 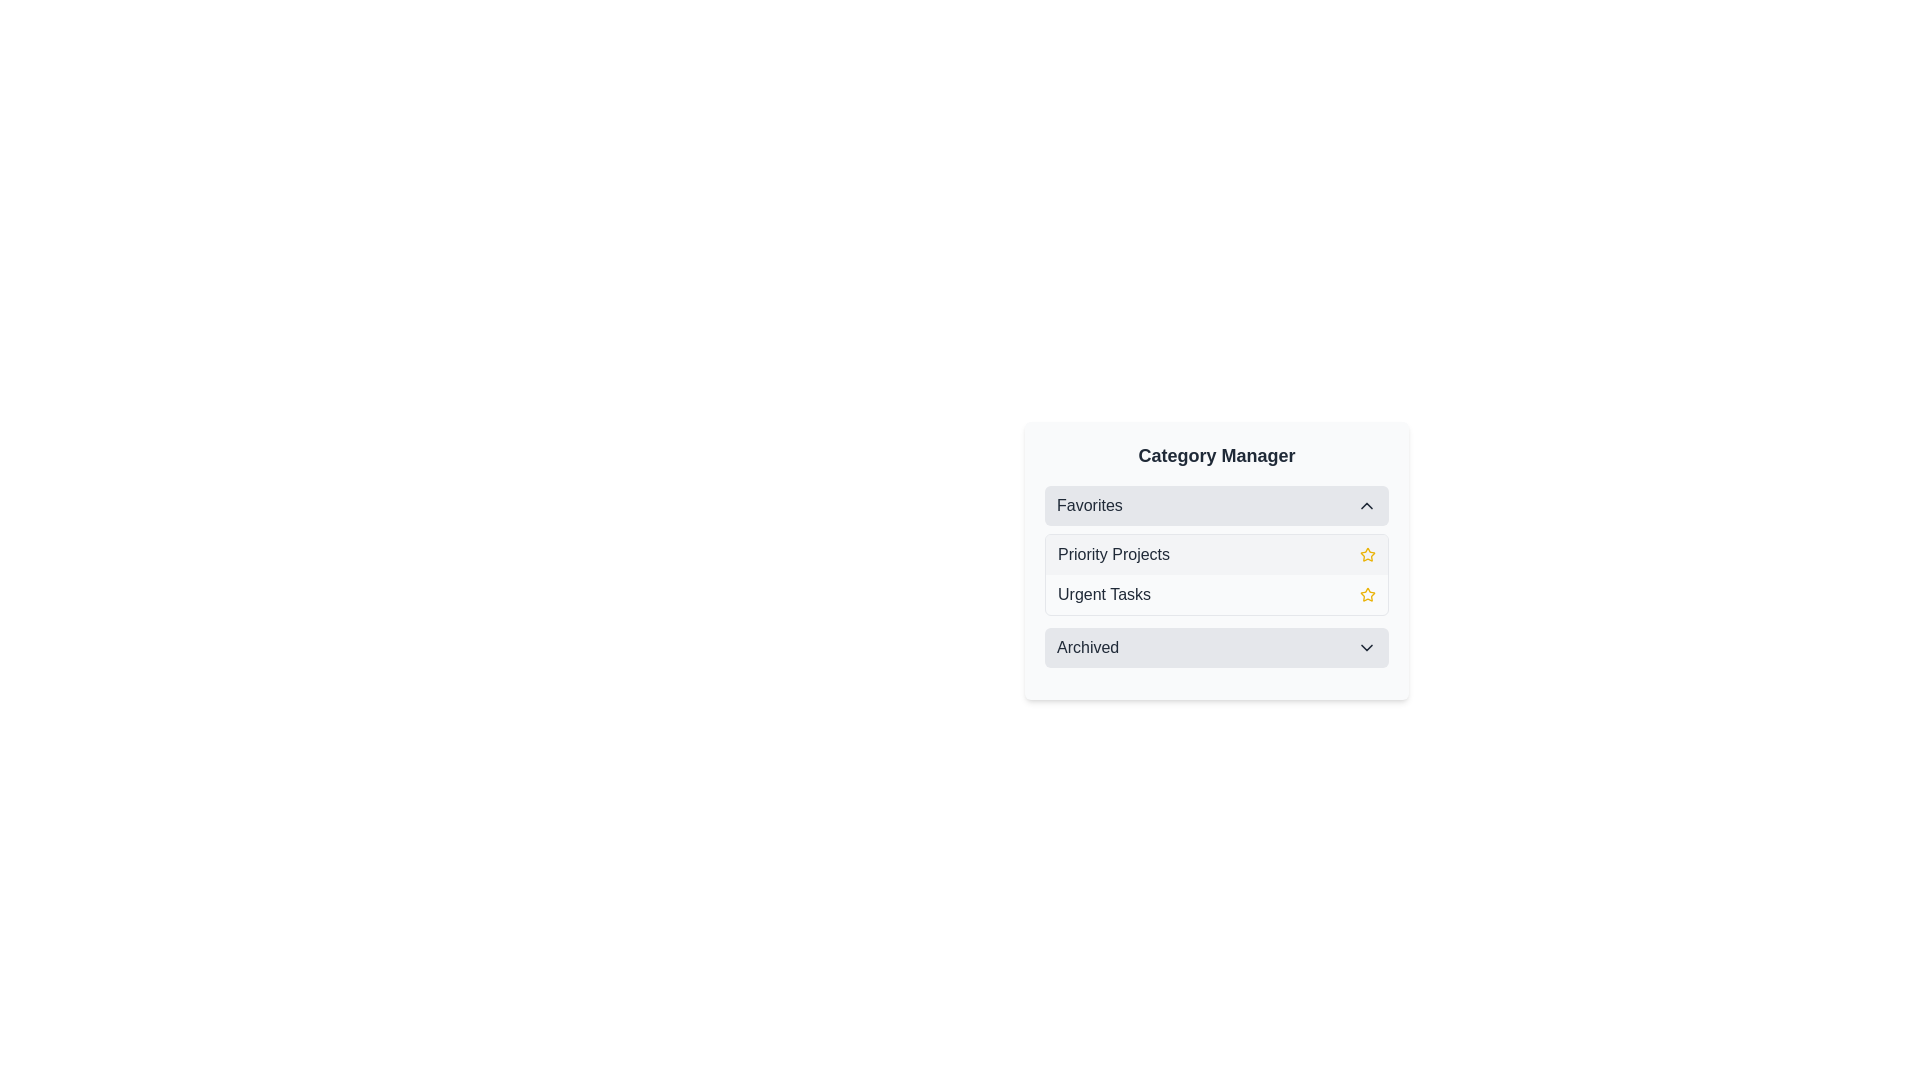 I want to click on the icon located at the rightmost end of the 'Favorites' row in the 'Category Manager' list to interact with the list segment, so click(x=1366, y=504).